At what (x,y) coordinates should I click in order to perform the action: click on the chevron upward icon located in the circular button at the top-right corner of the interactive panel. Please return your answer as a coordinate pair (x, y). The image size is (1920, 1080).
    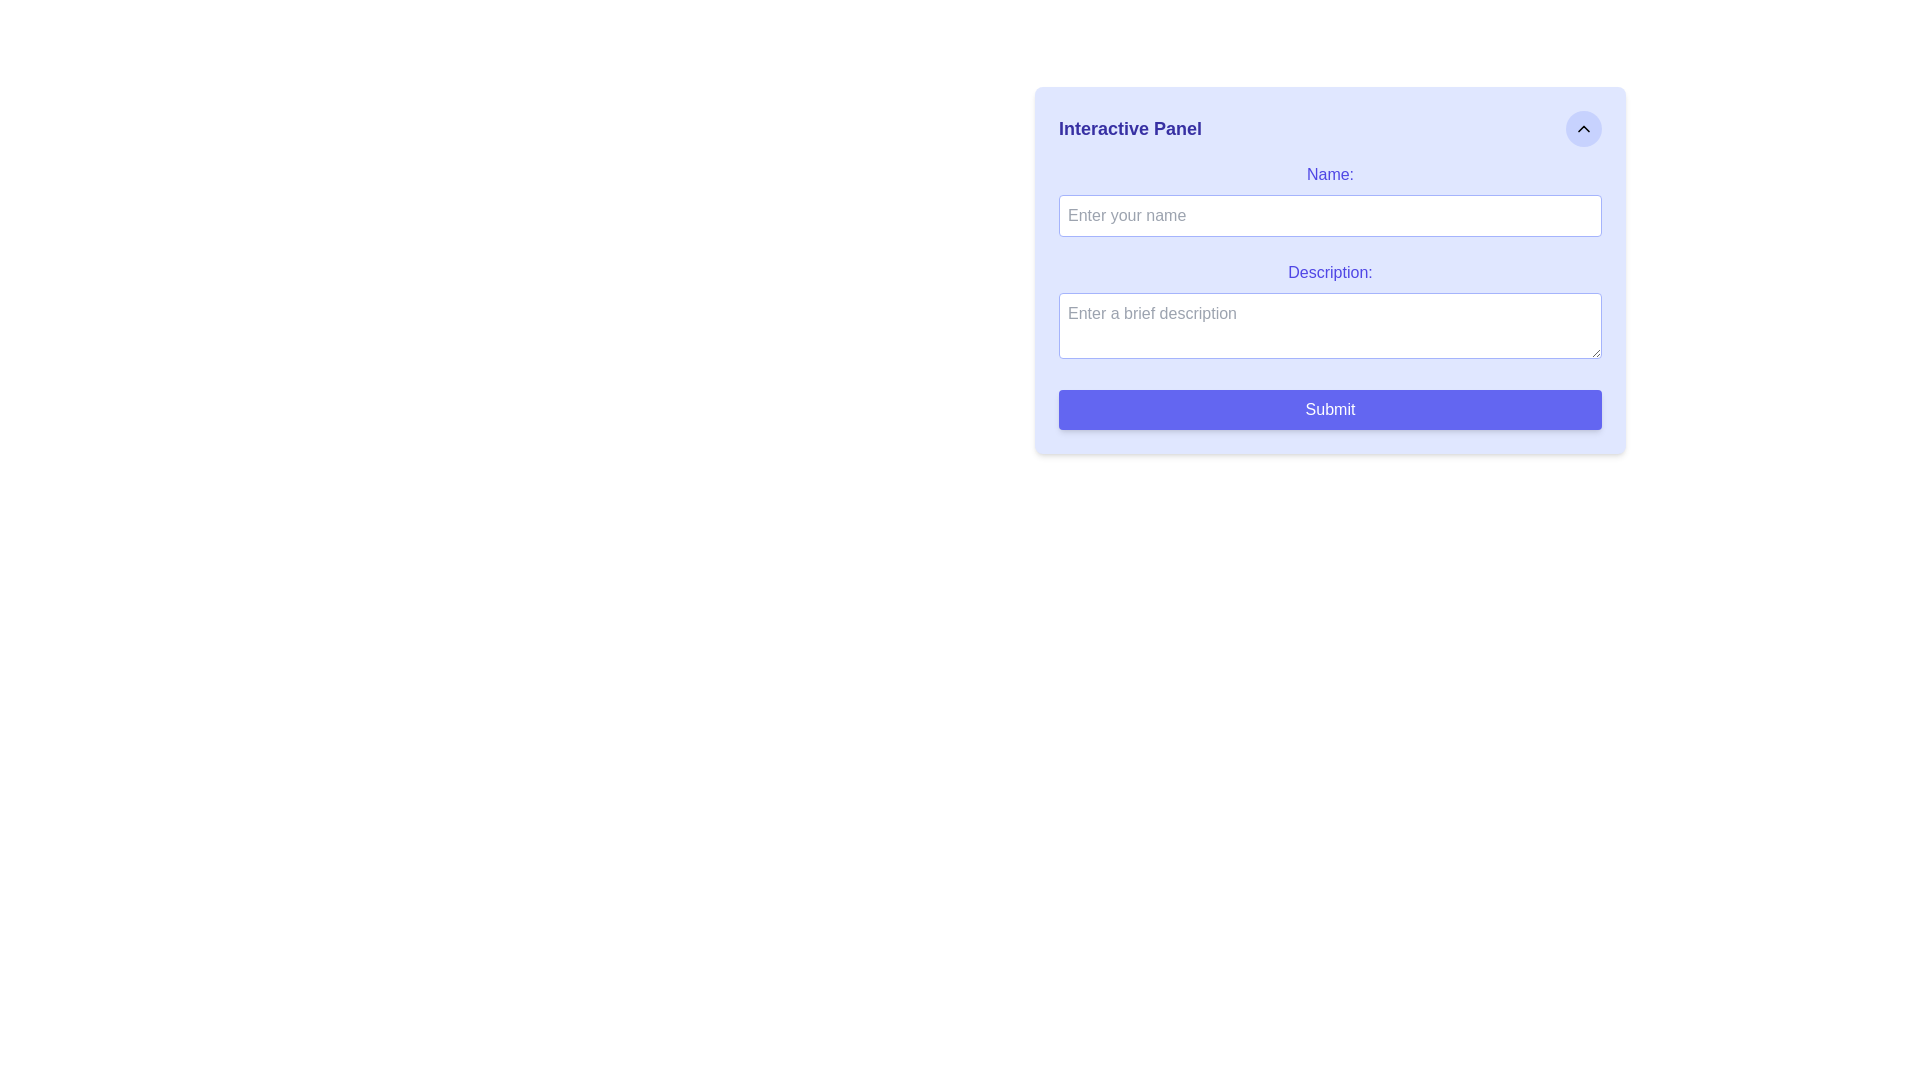
    Looking at the image, I should click on (1583, 128).